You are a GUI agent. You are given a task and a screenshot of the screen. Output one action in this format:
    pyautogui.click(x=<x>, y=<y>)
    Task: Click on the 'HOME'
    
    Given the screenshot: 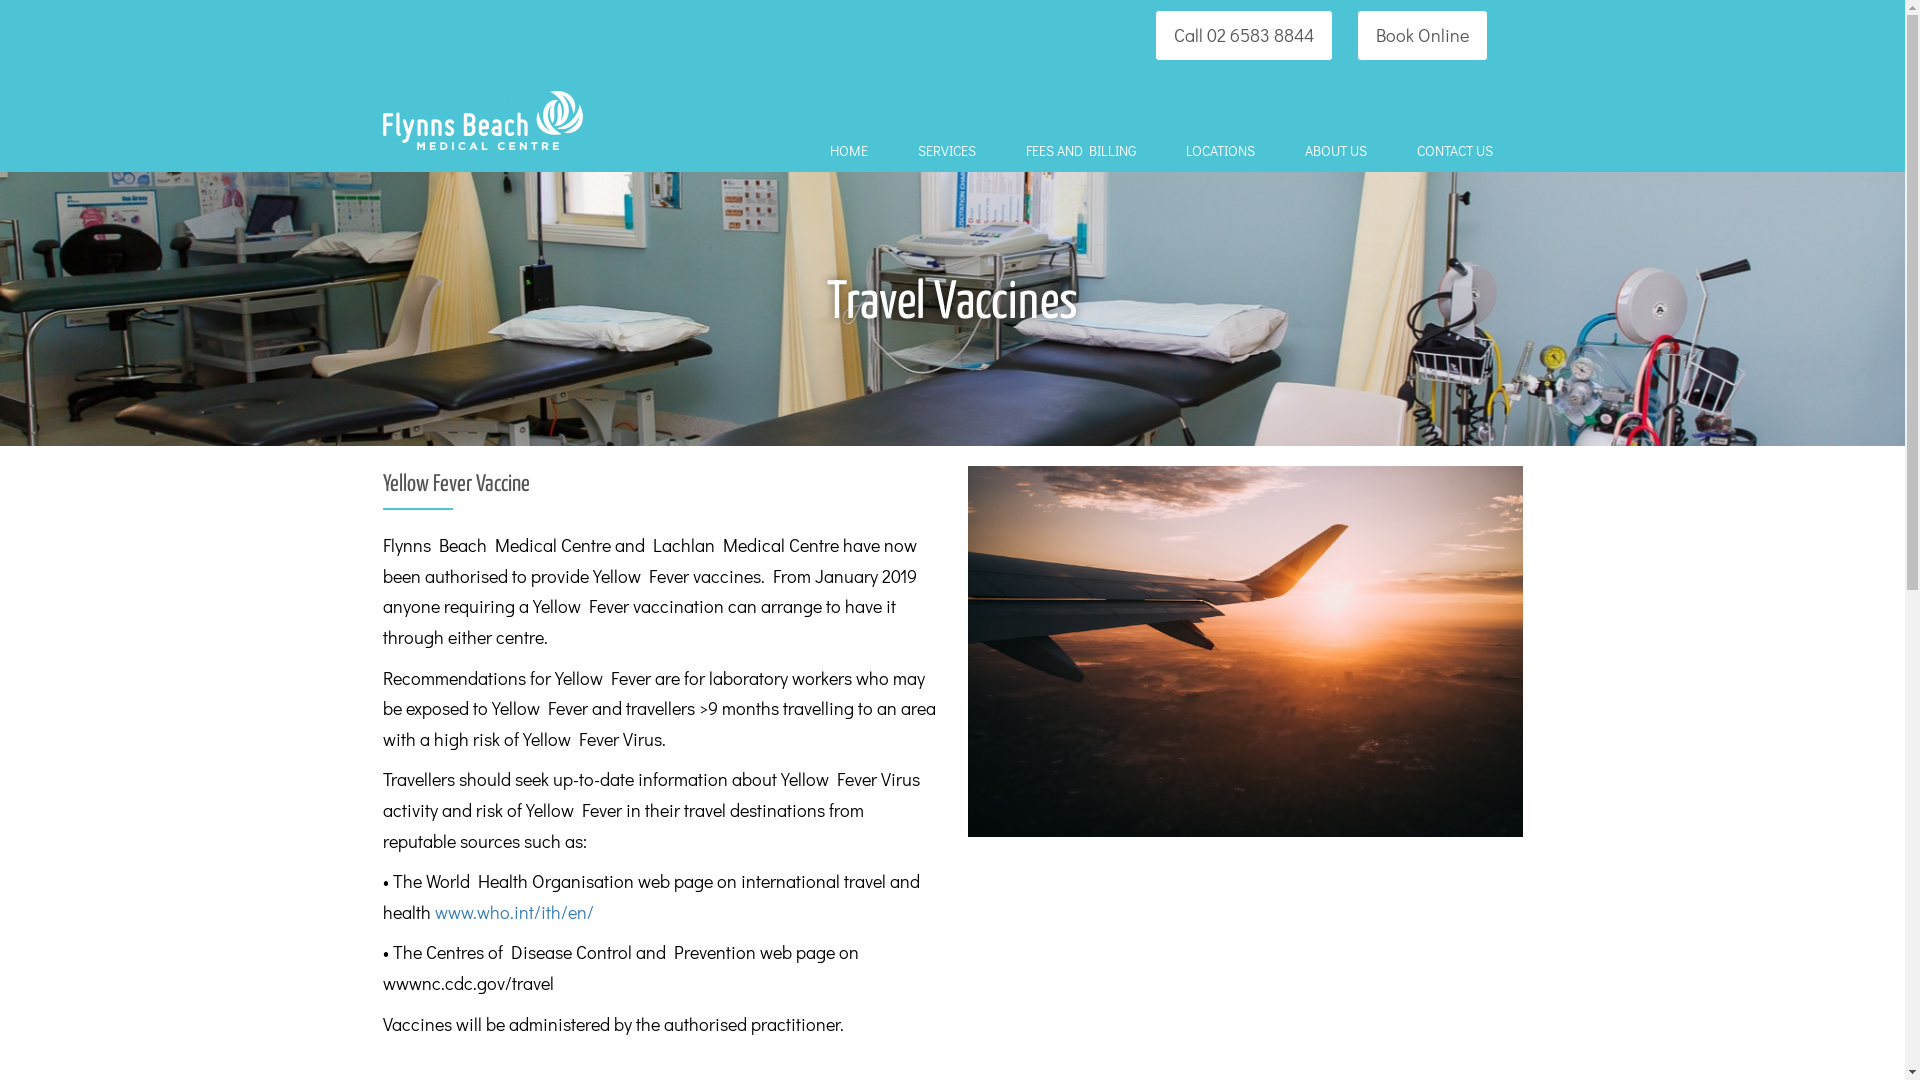 What is the action you would take?
    pyautogui.click(x=854, y=150)
    